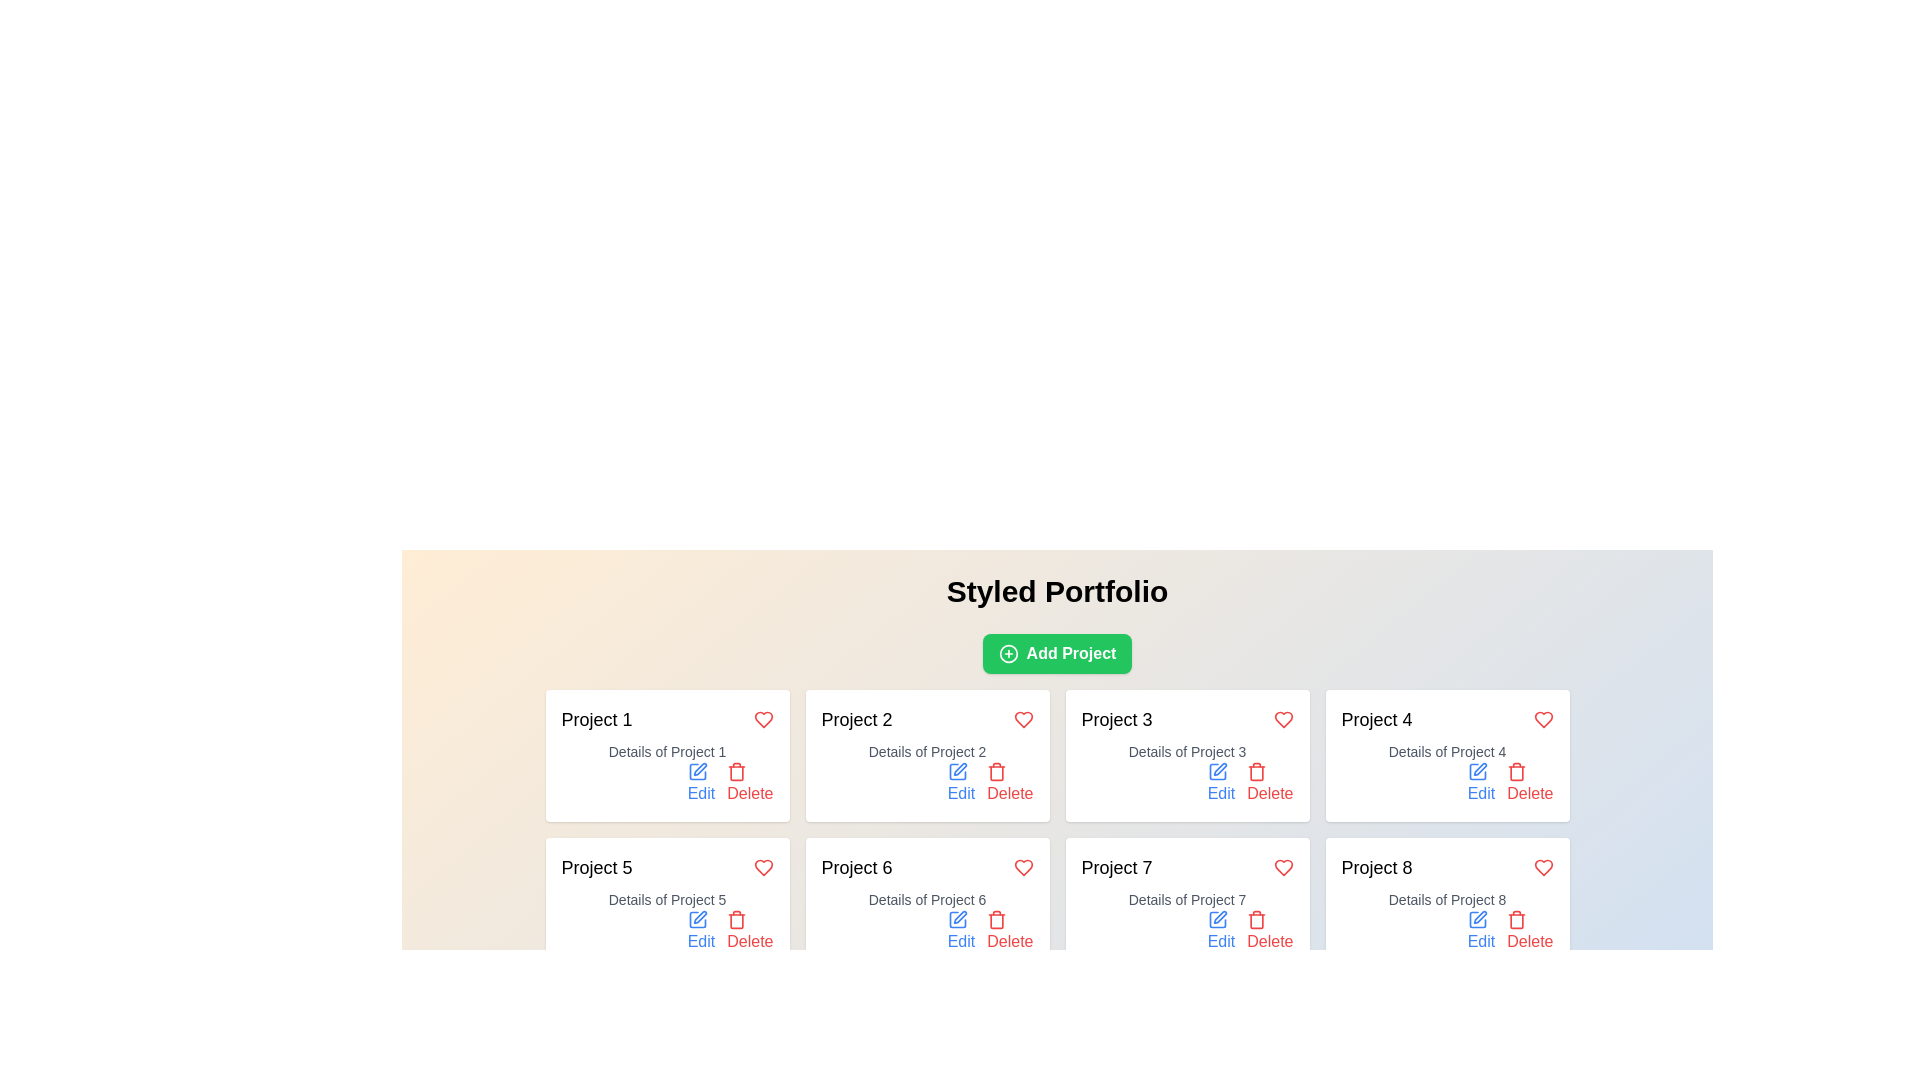  What do you see at coordinates (1529, 782) in the screenshot?
I see `the delete action trigger for 'Project 4', which is a button-like interactive text-link with an icon, located immediately to the right of the 'Edit' link` at bounding box center [1529, 782].